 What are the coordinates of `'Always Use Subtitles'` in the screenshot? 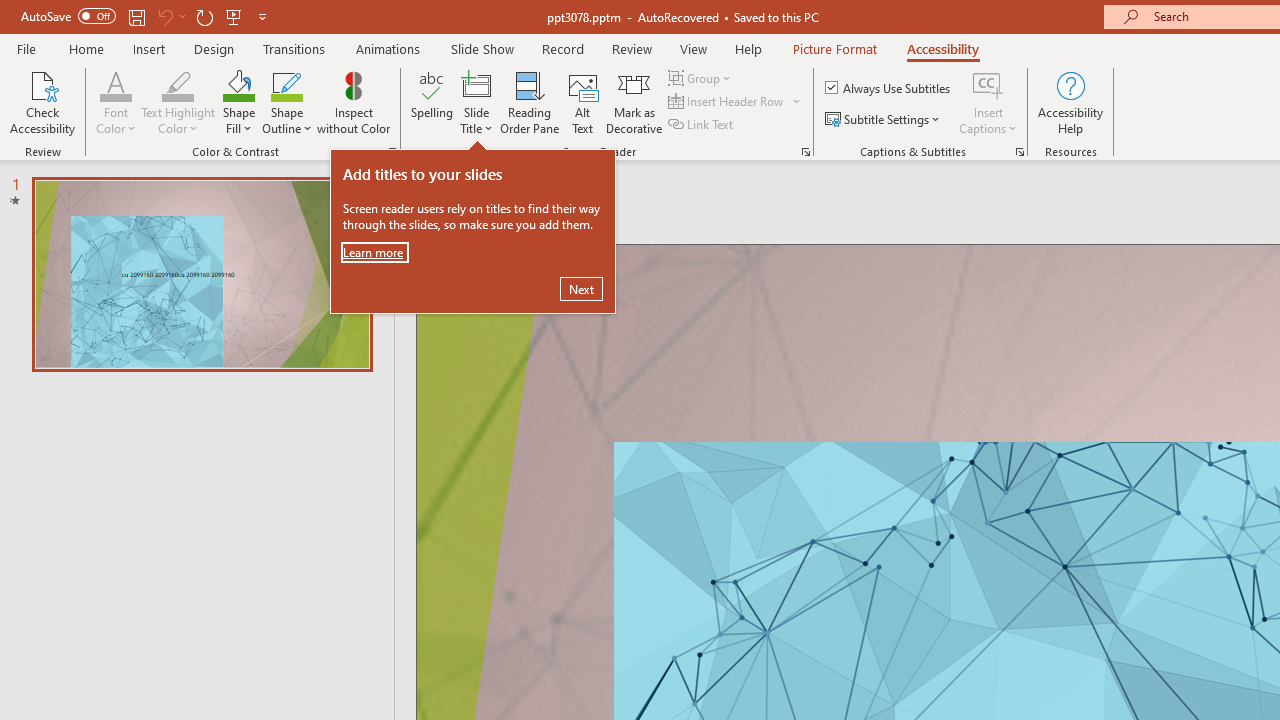 It's located at (888, 86).